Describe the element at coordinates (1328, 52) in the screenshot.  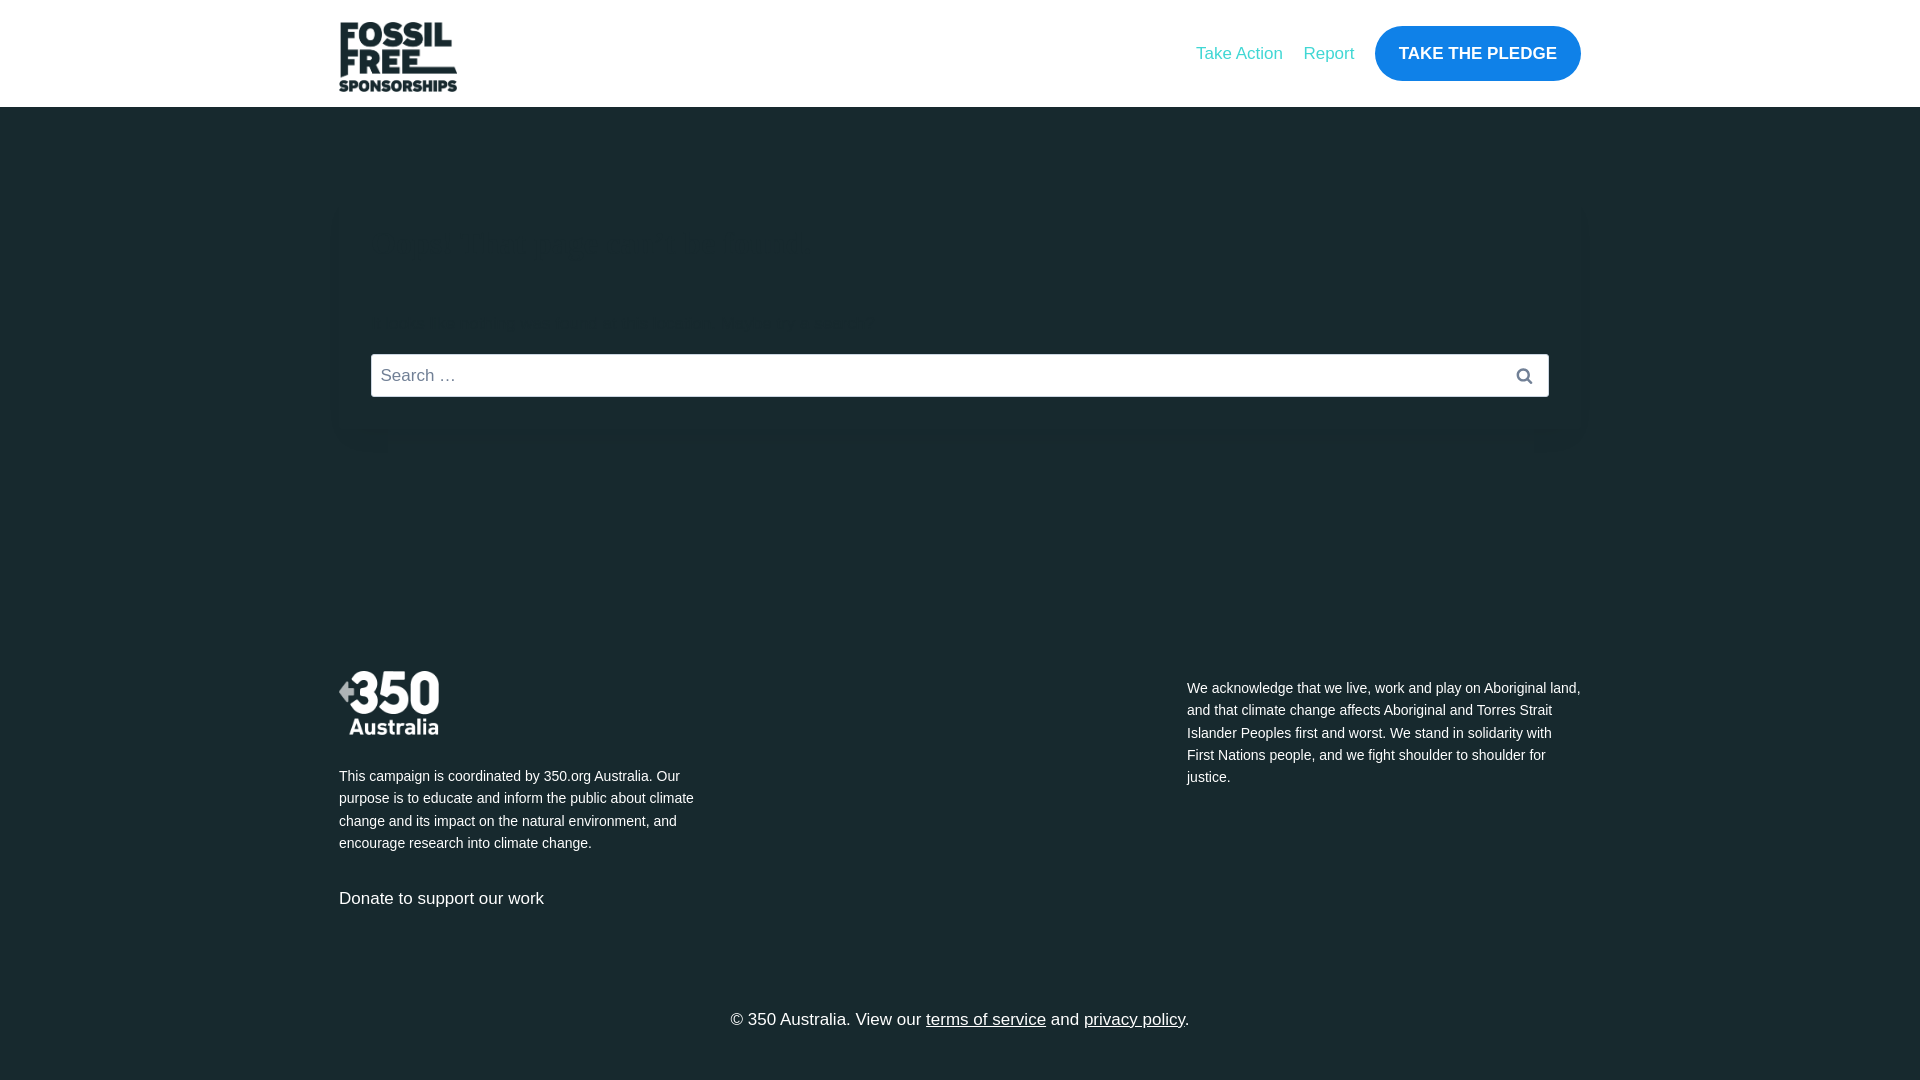
I see `'Report'` at that location.